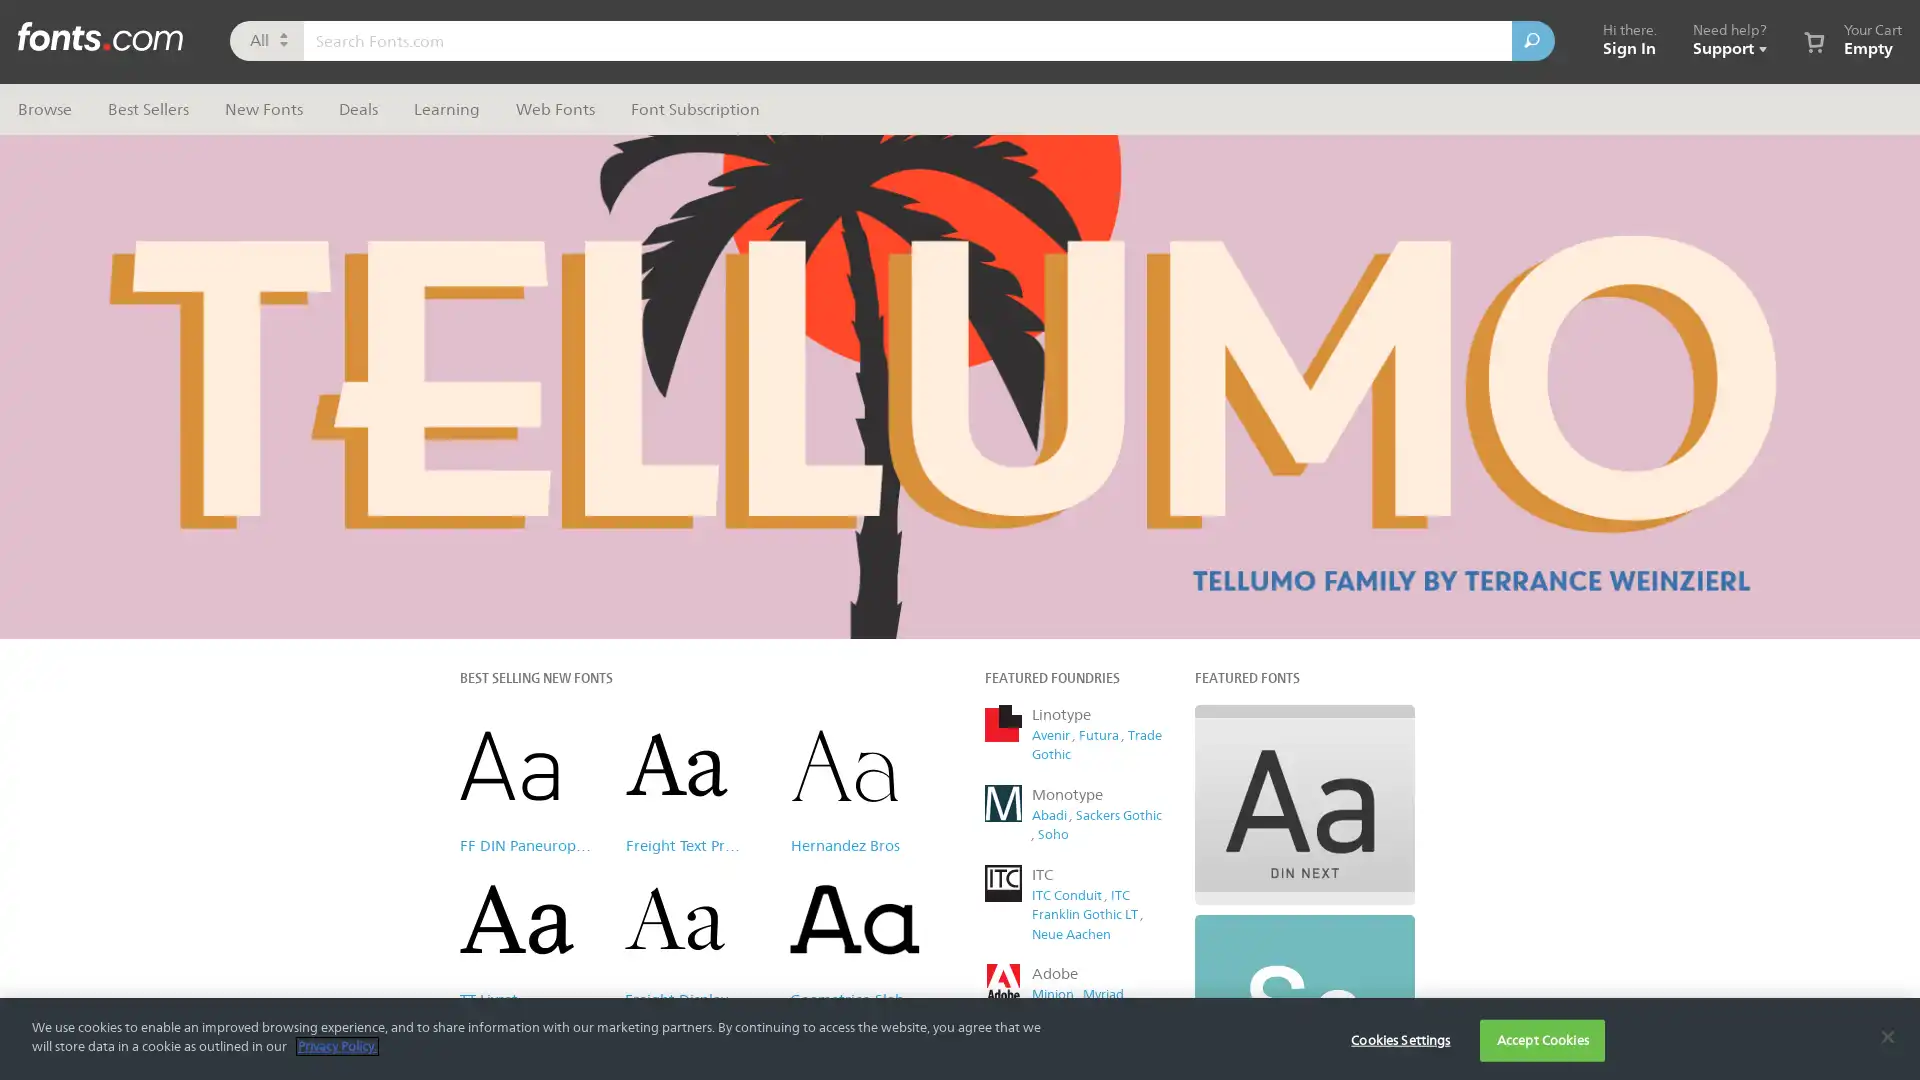 The image size is (1920, 1080). I want to click on Subscribe, so click(1159, 515).